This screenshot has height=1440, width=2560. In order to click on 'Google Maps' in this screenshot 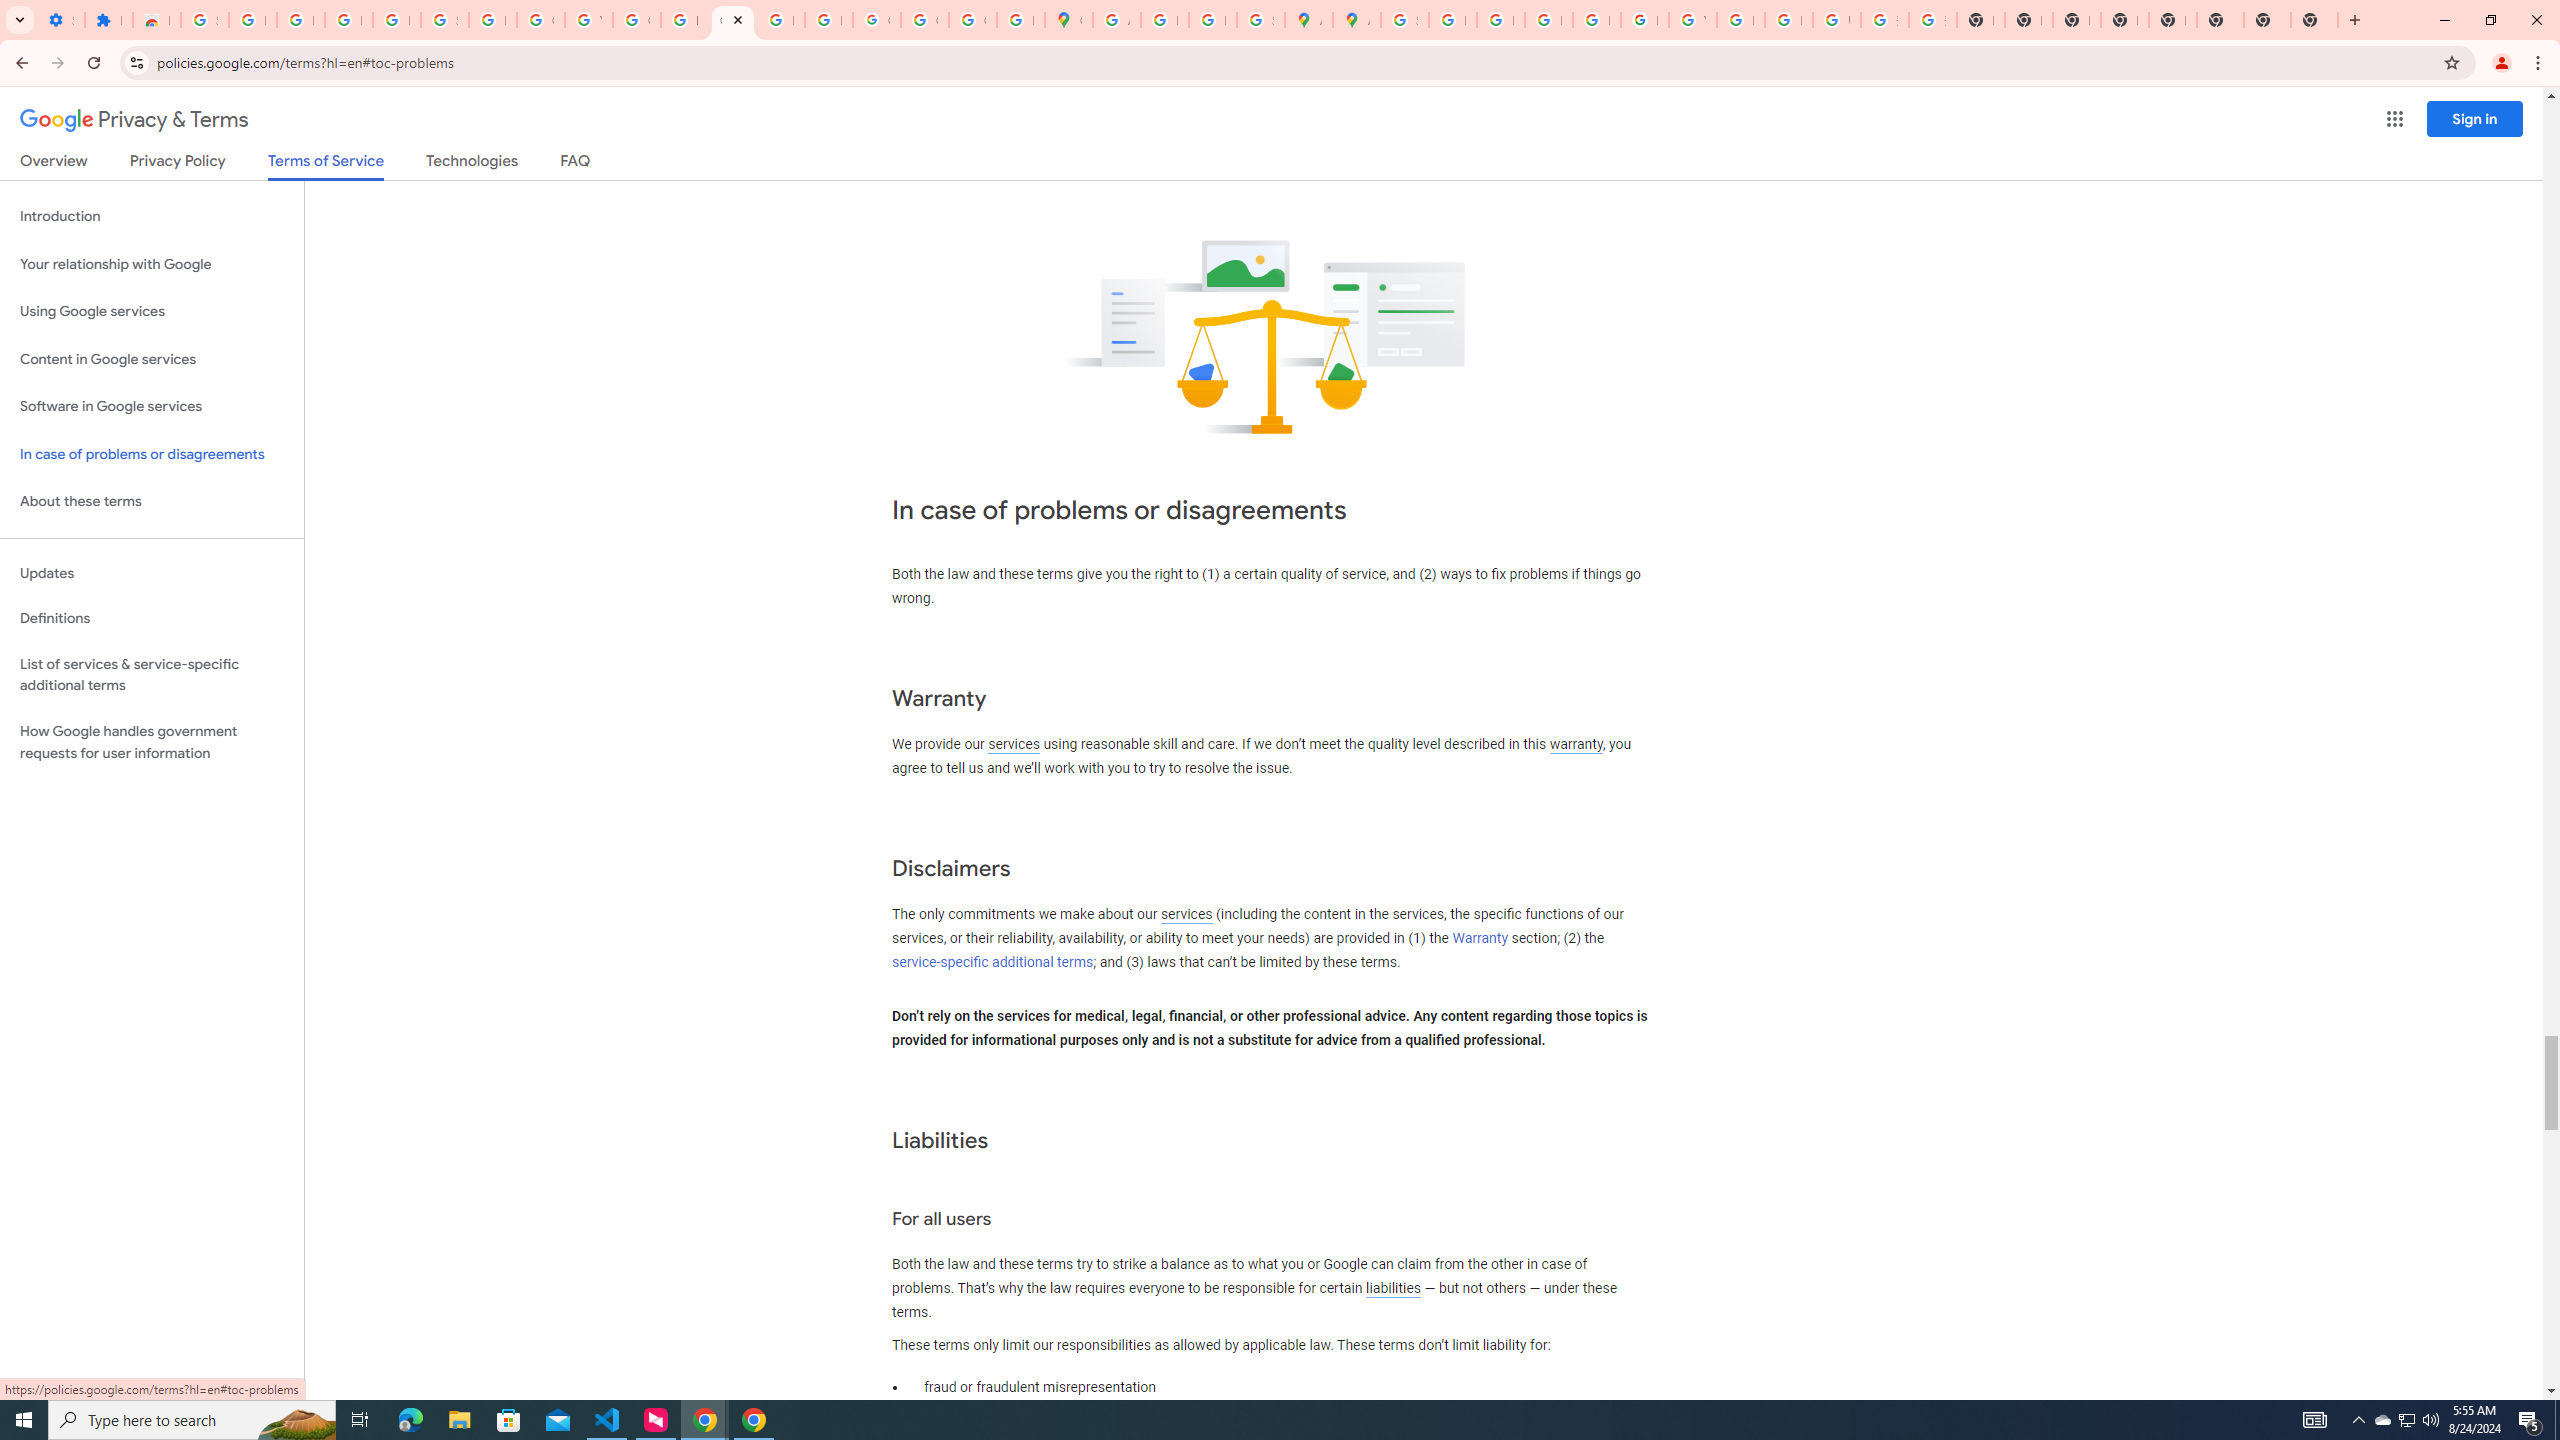, I will do `click(1068, 19)`.